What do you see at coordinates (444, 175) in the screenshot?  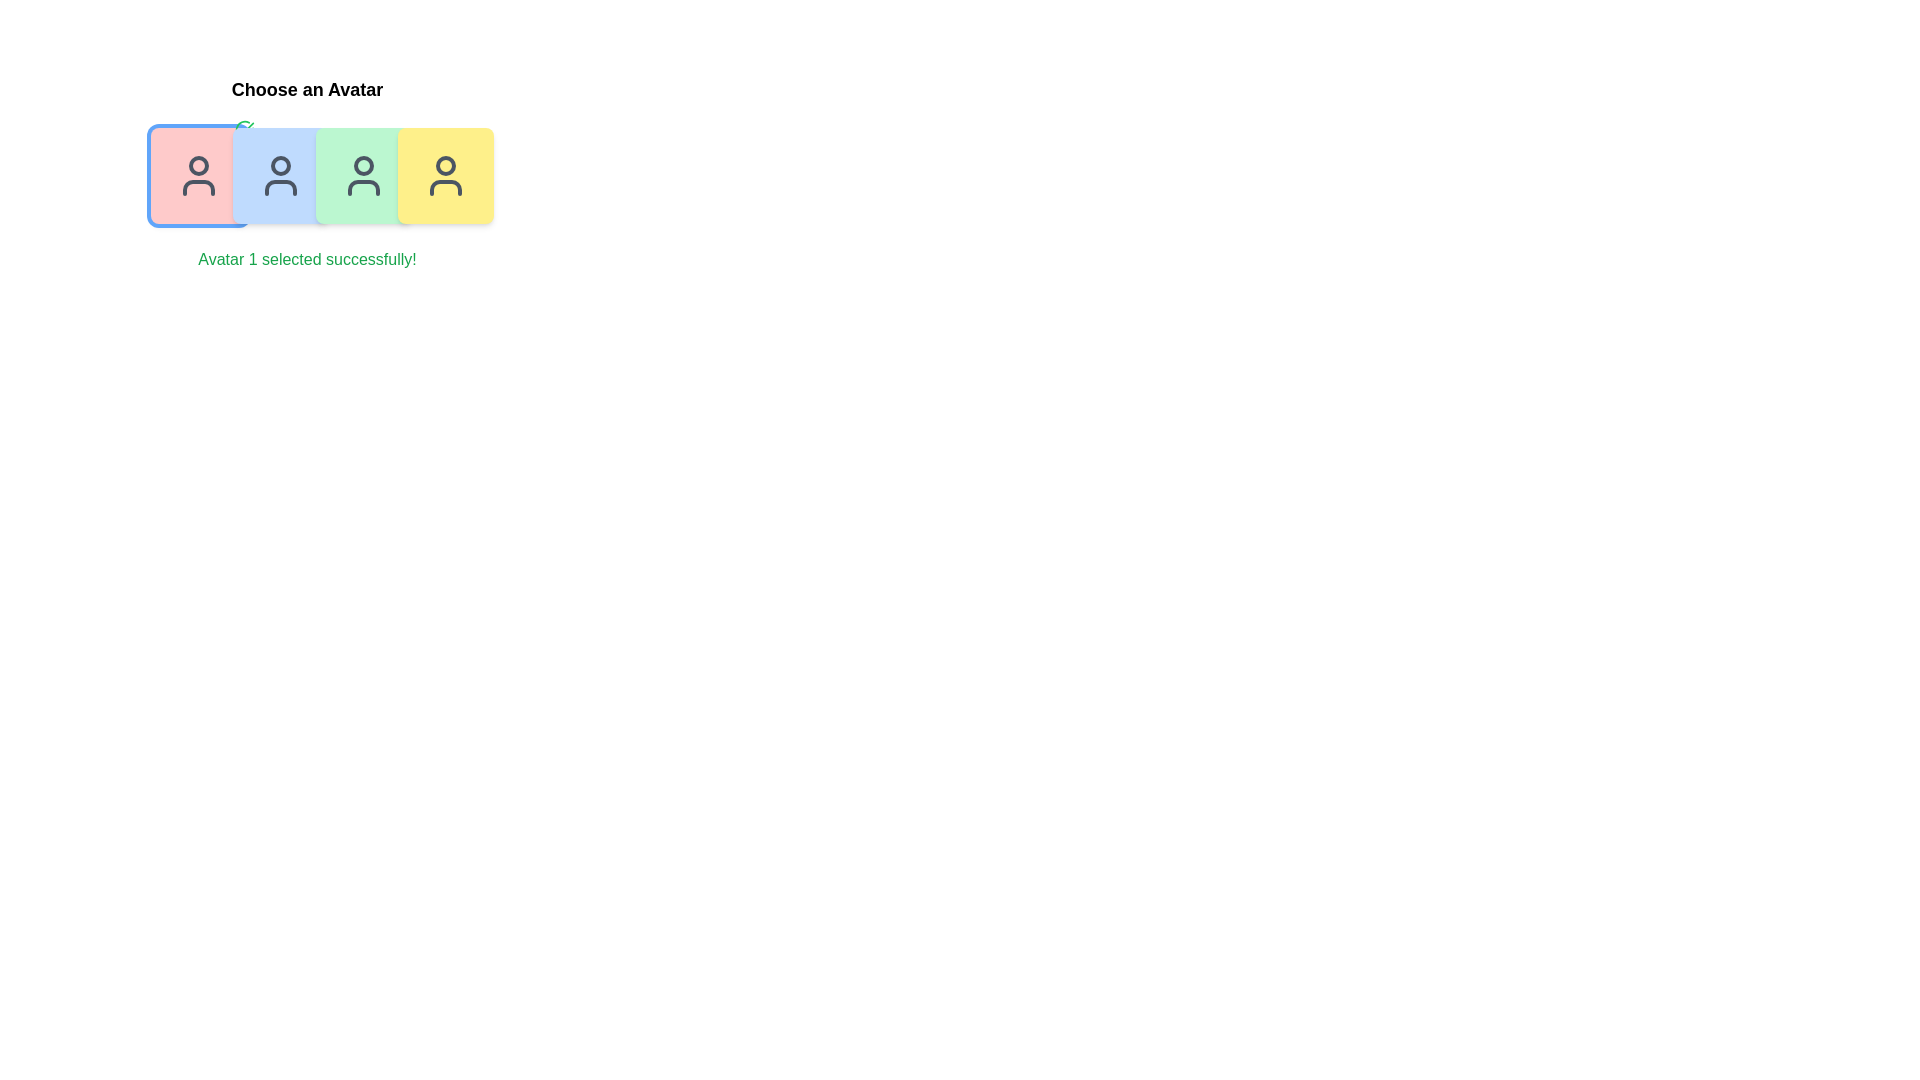 I see `the user silhouette icon within a yellow square` at bounding box center [444, 175].